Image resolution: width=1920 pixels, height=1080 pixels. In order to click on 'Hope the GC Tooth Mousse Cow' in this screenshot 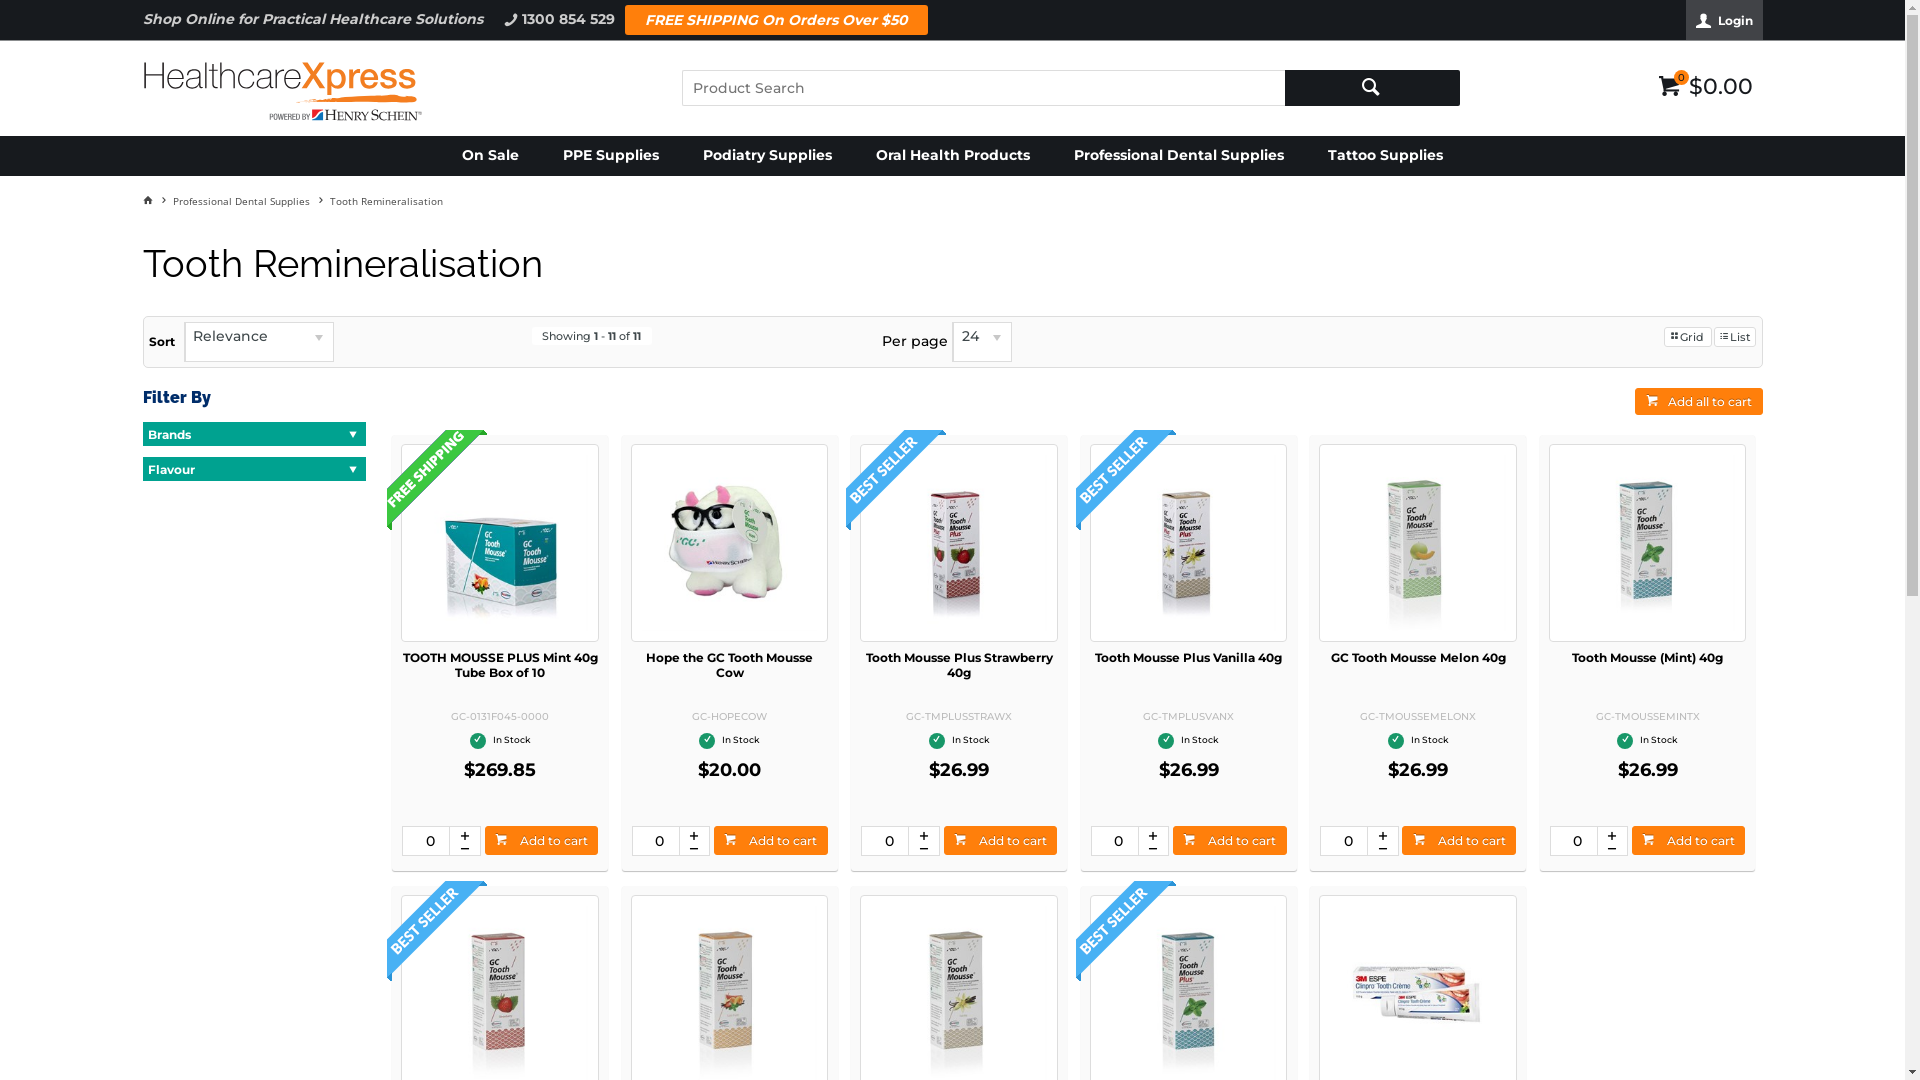, I will do `click(728, 664)`.